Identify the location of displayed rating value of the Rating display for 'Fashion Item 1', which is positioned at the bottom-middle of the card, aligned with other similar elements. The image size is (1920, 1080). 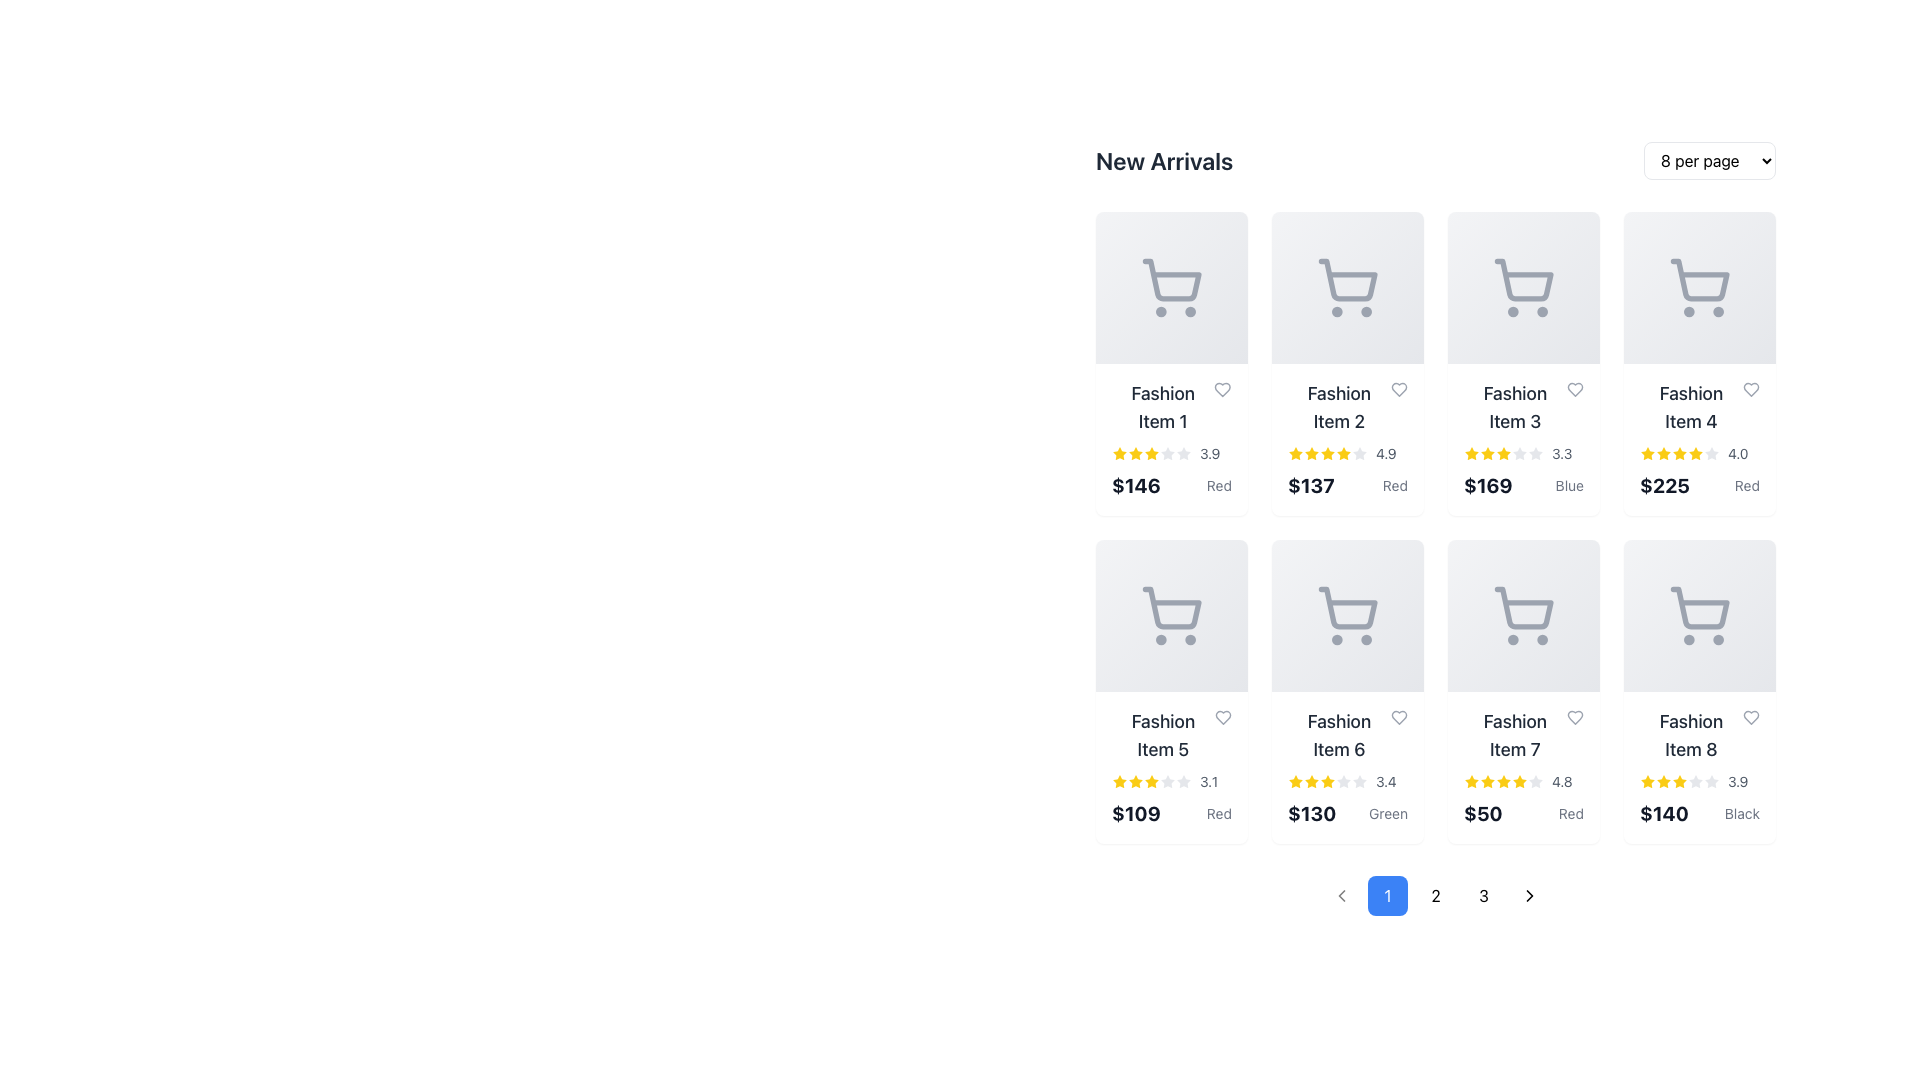
(1171, 454).